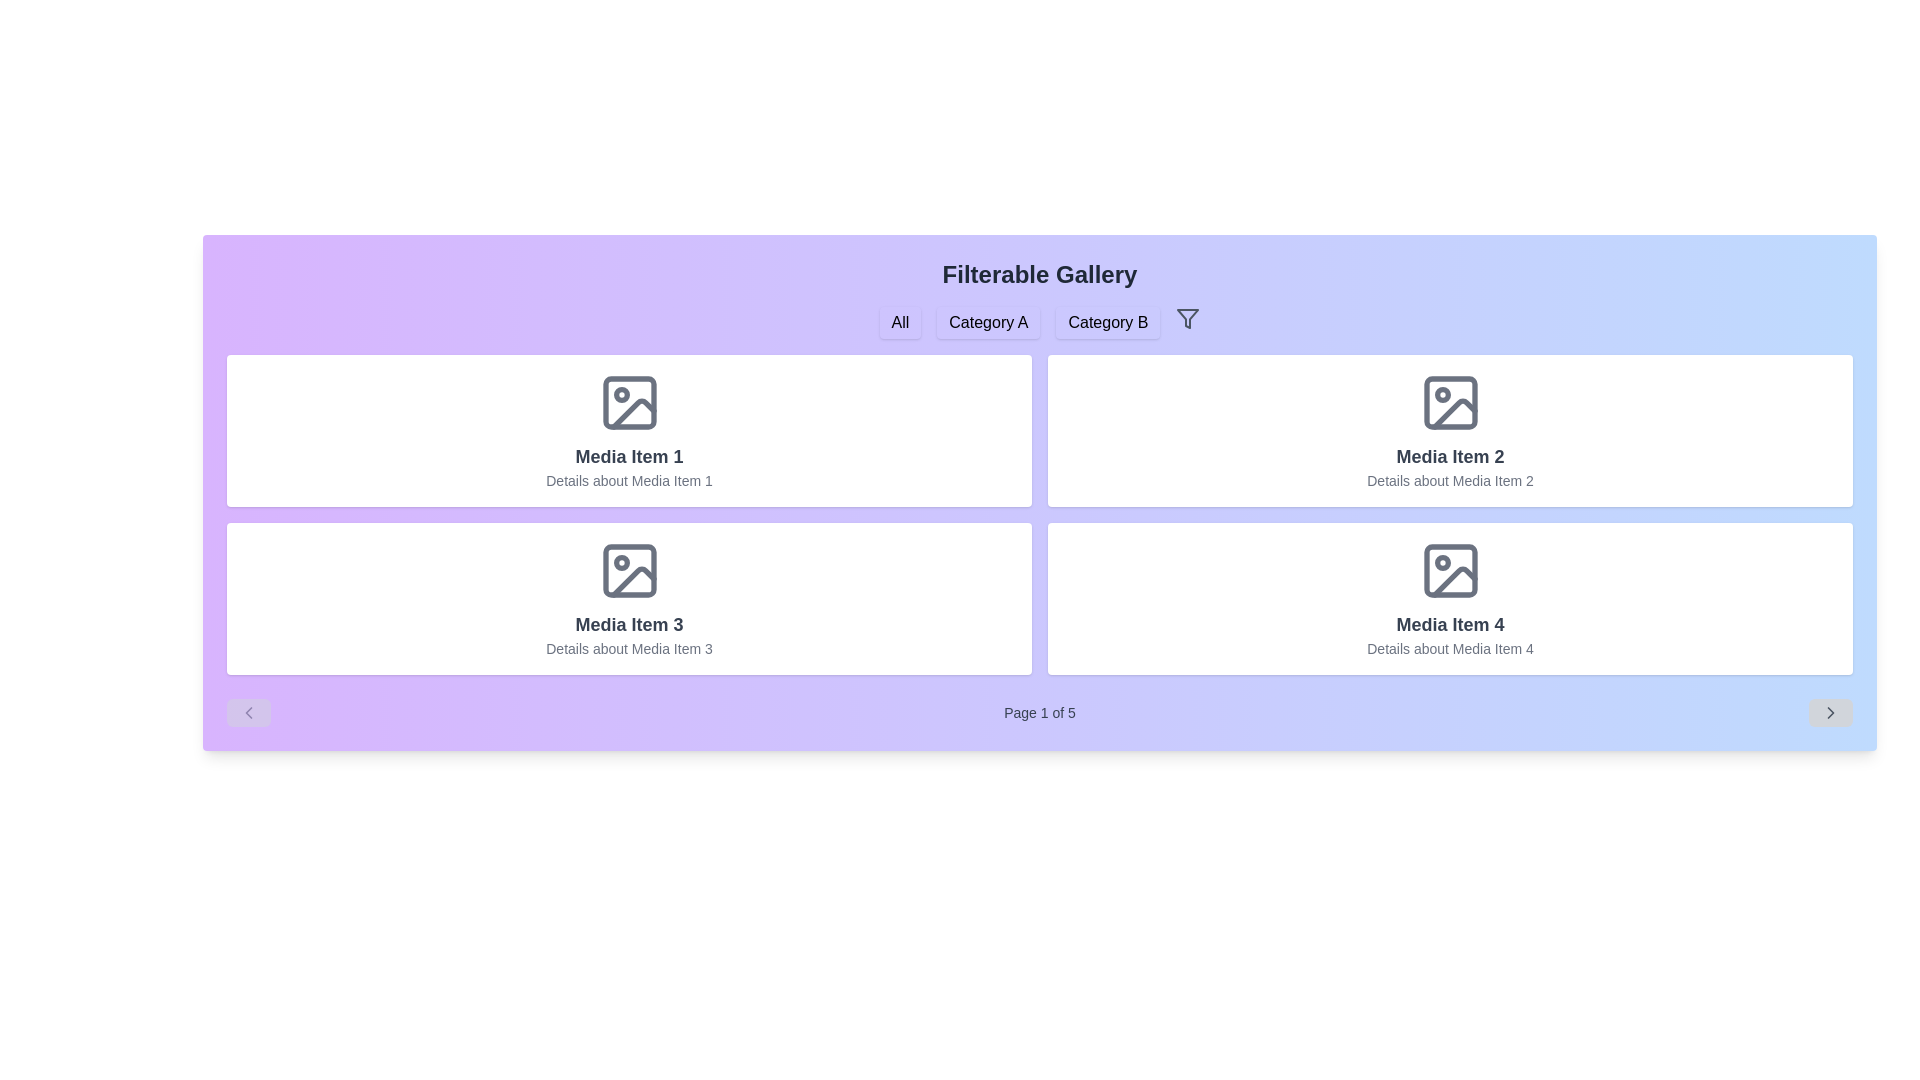  What do you see at coordinates (628, 648) in the screenshot?
I see `the text element displaying 'Details about Media Item 3' which is centrally aligned and positioned below the heading 'Media Item 3'` at bounding box center [628, 648].